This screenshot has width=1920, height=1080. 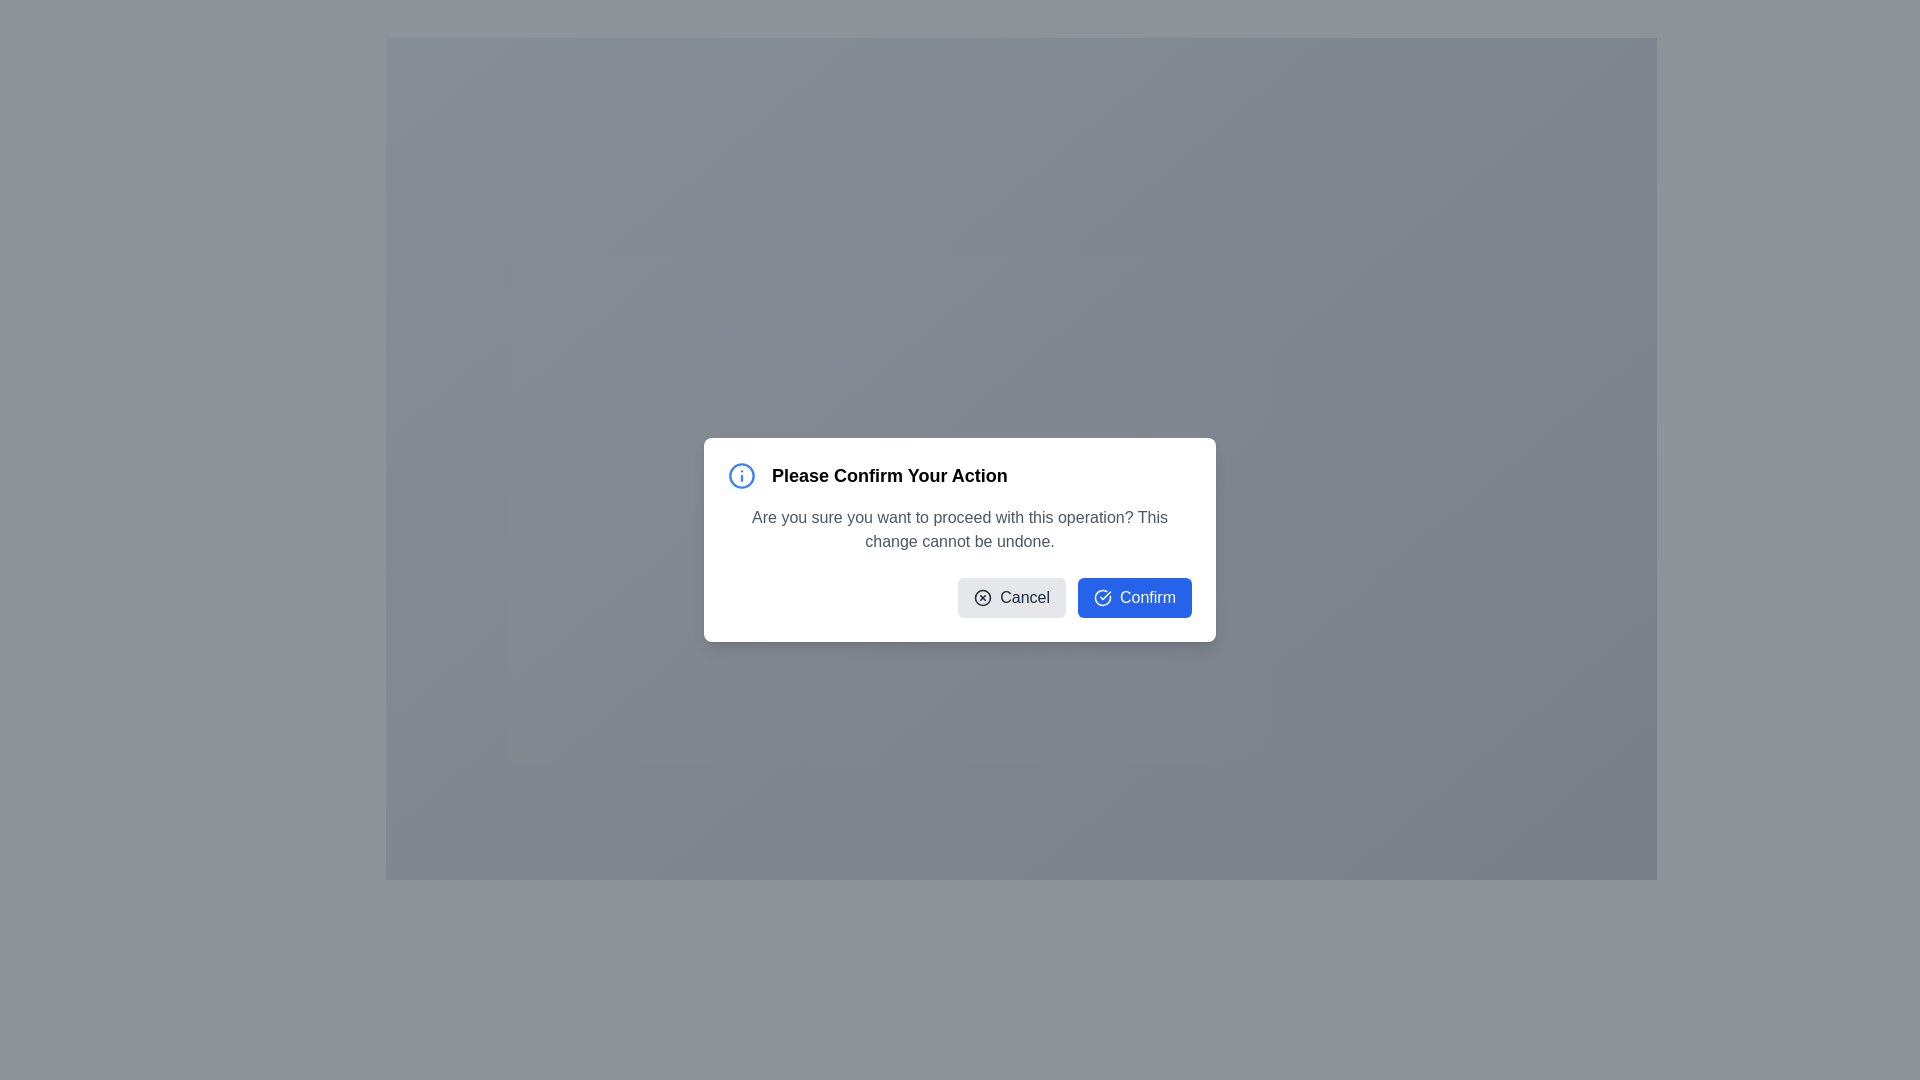 I want to click on the icon located on the left side of the 'Cancel' button in the confirmation dialog titled 'Please Confirm Your Action', so click(x=983, y=596).